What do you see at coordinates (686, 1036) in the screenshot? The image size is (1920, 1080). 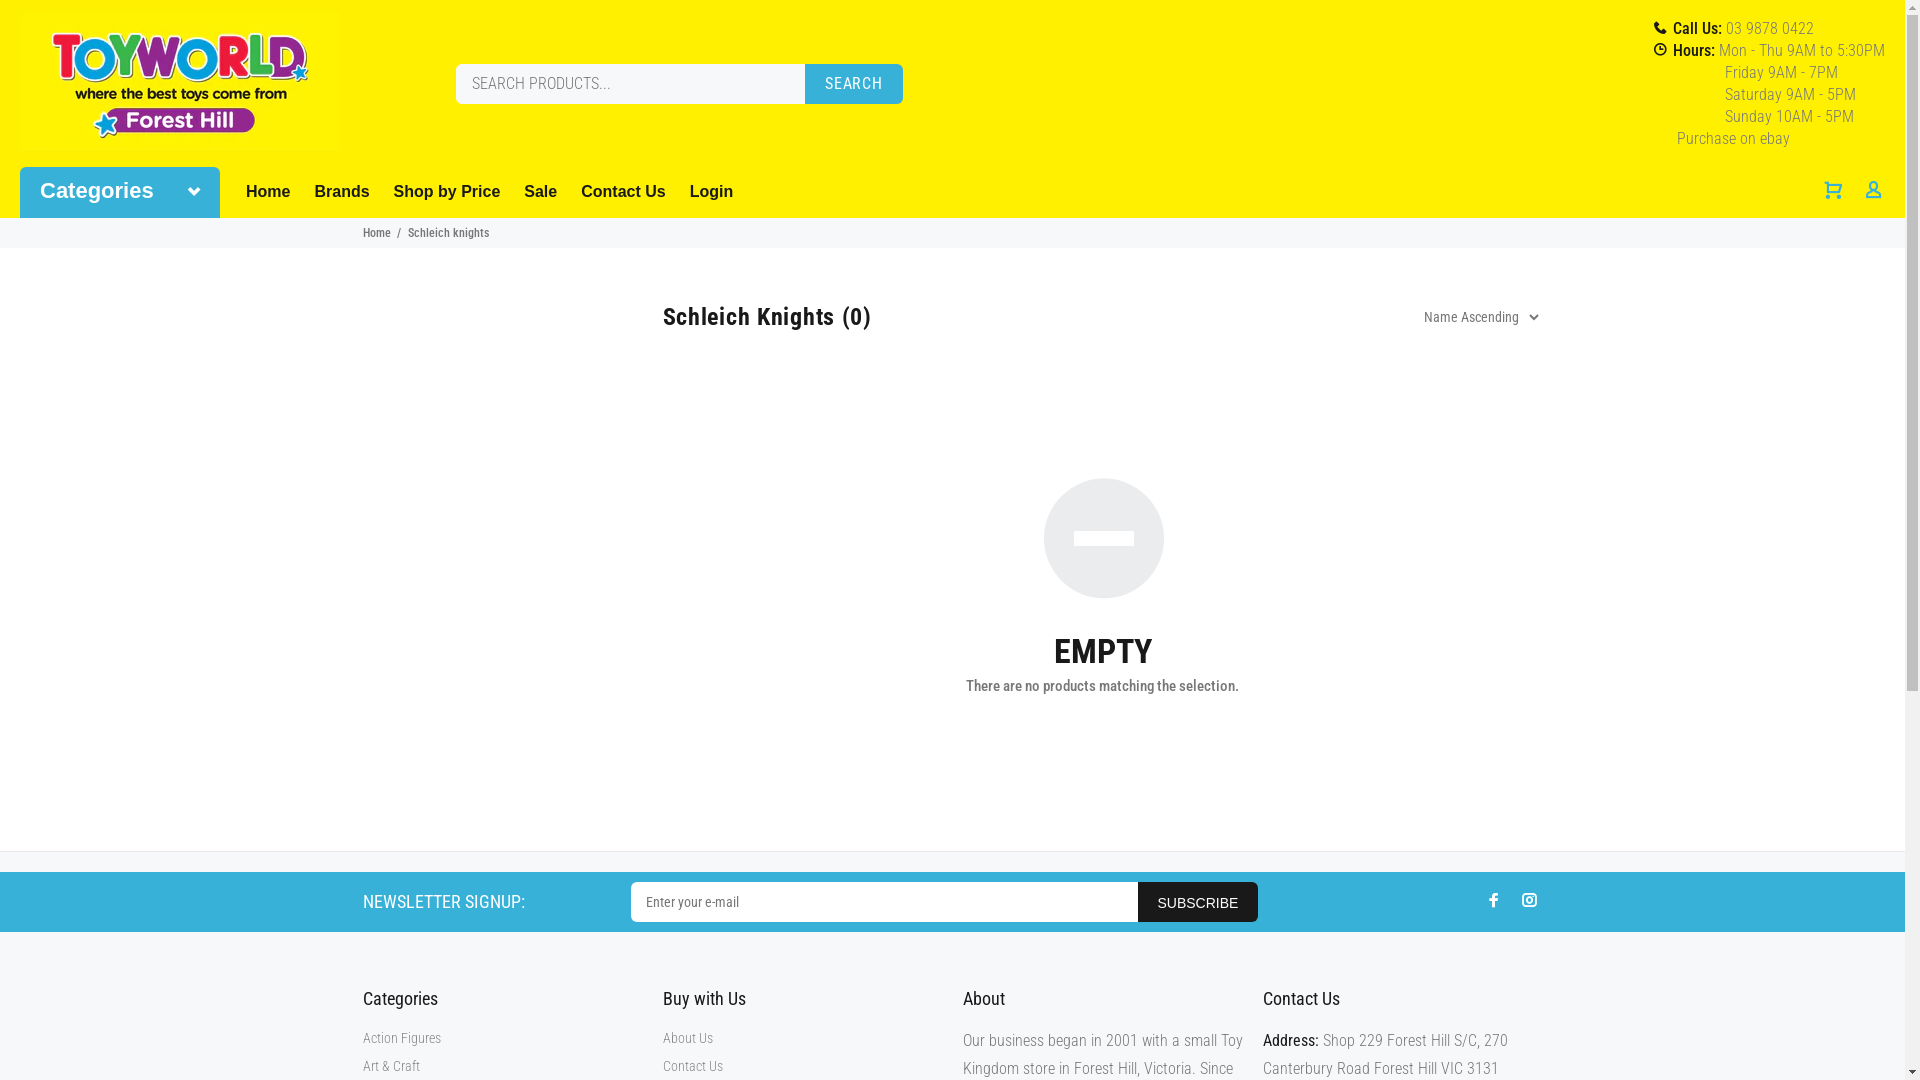 I see `'About Us'` at bounding box center [686, 1036].